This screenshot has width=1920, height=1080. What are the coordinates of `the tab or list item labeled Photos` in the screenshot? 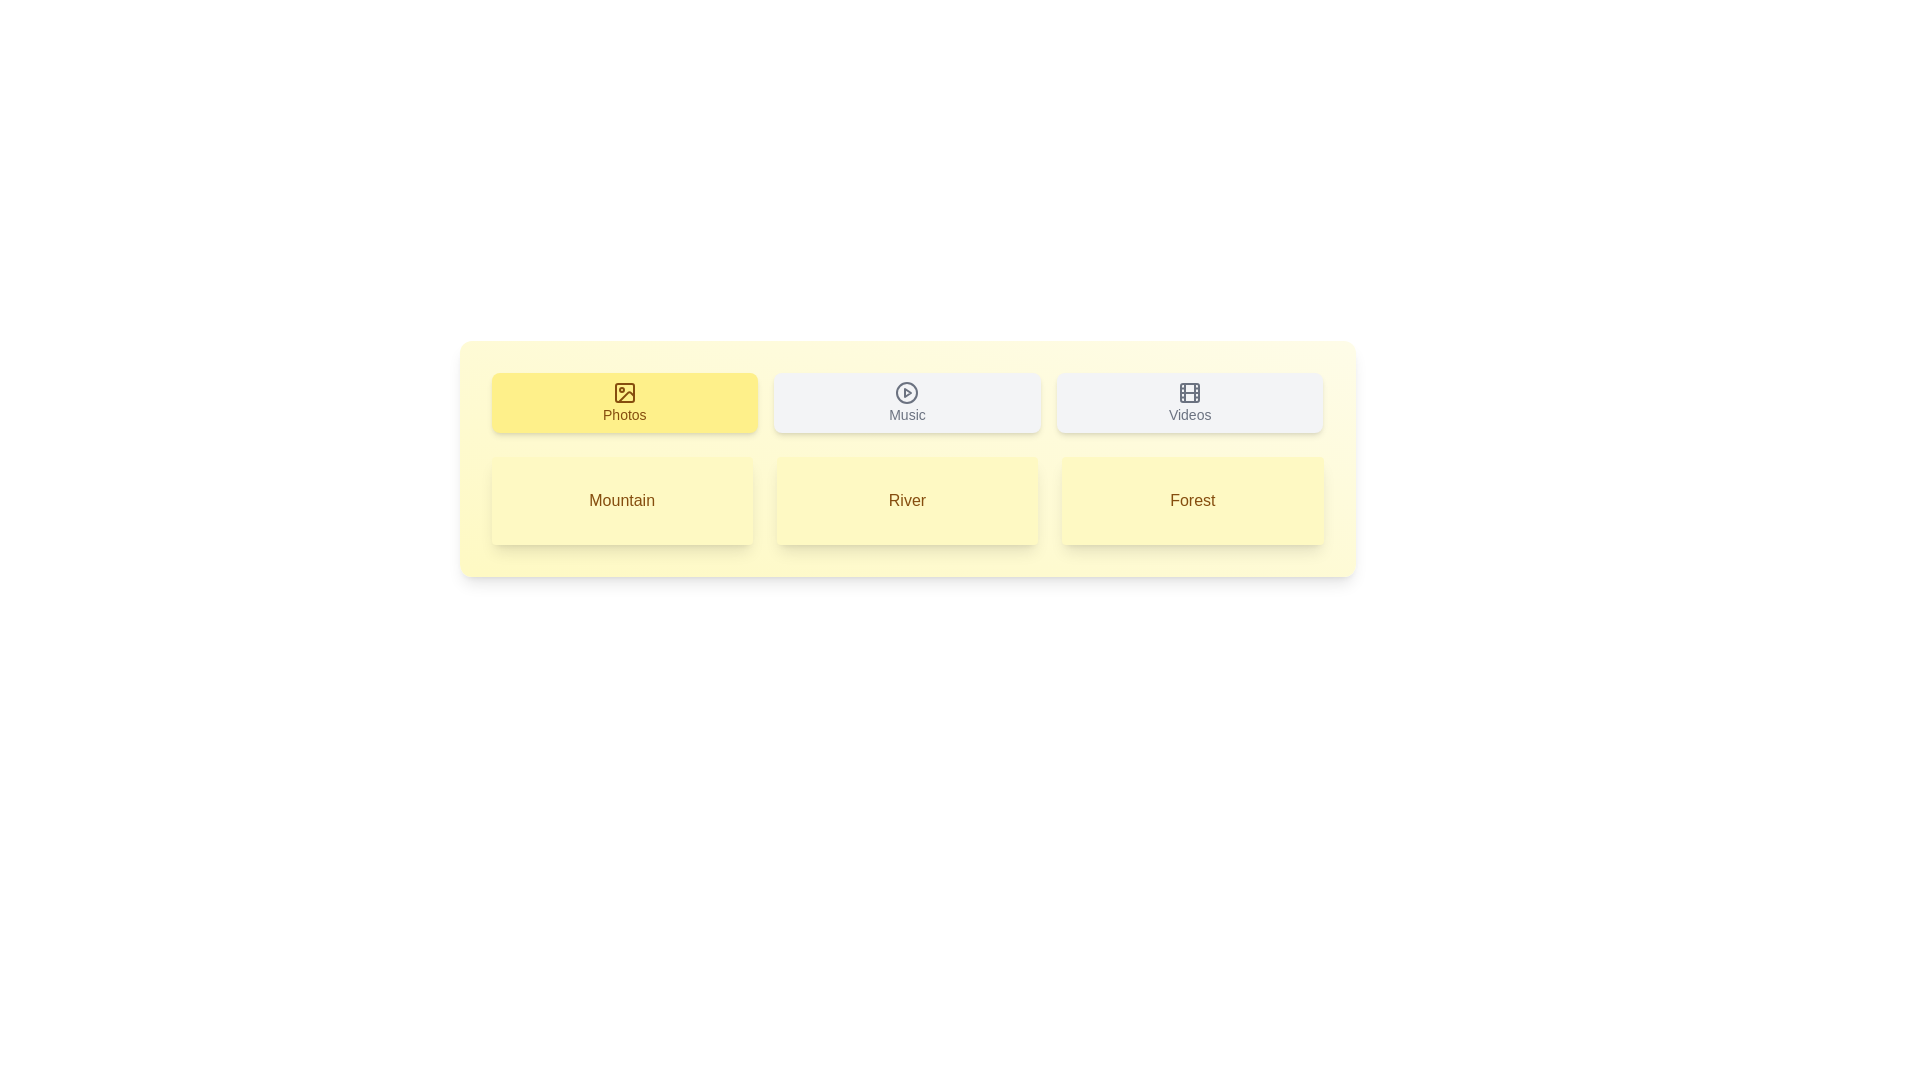 It's located at (623, 402).